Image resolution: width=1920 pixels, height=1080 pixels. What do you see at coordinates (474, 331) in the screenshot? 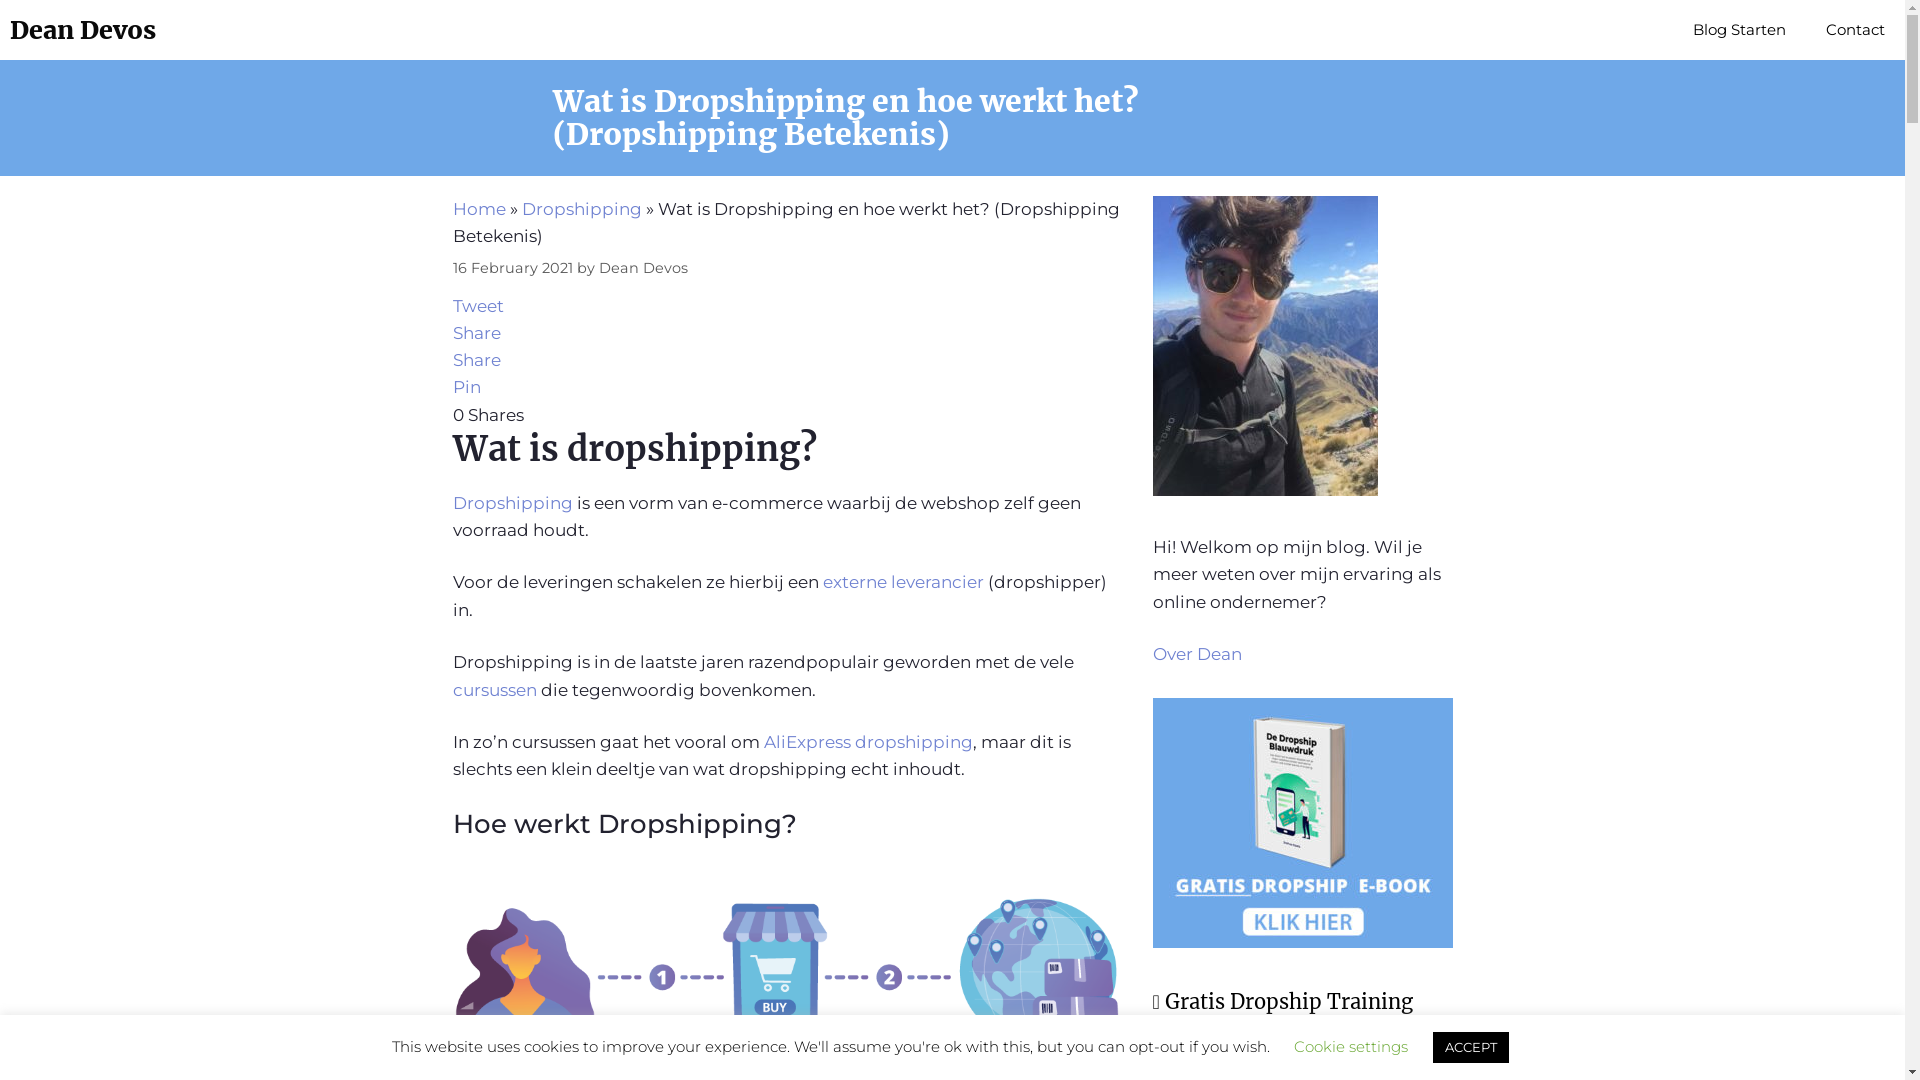
I see `'Share'` at bounding box center [474, 331].